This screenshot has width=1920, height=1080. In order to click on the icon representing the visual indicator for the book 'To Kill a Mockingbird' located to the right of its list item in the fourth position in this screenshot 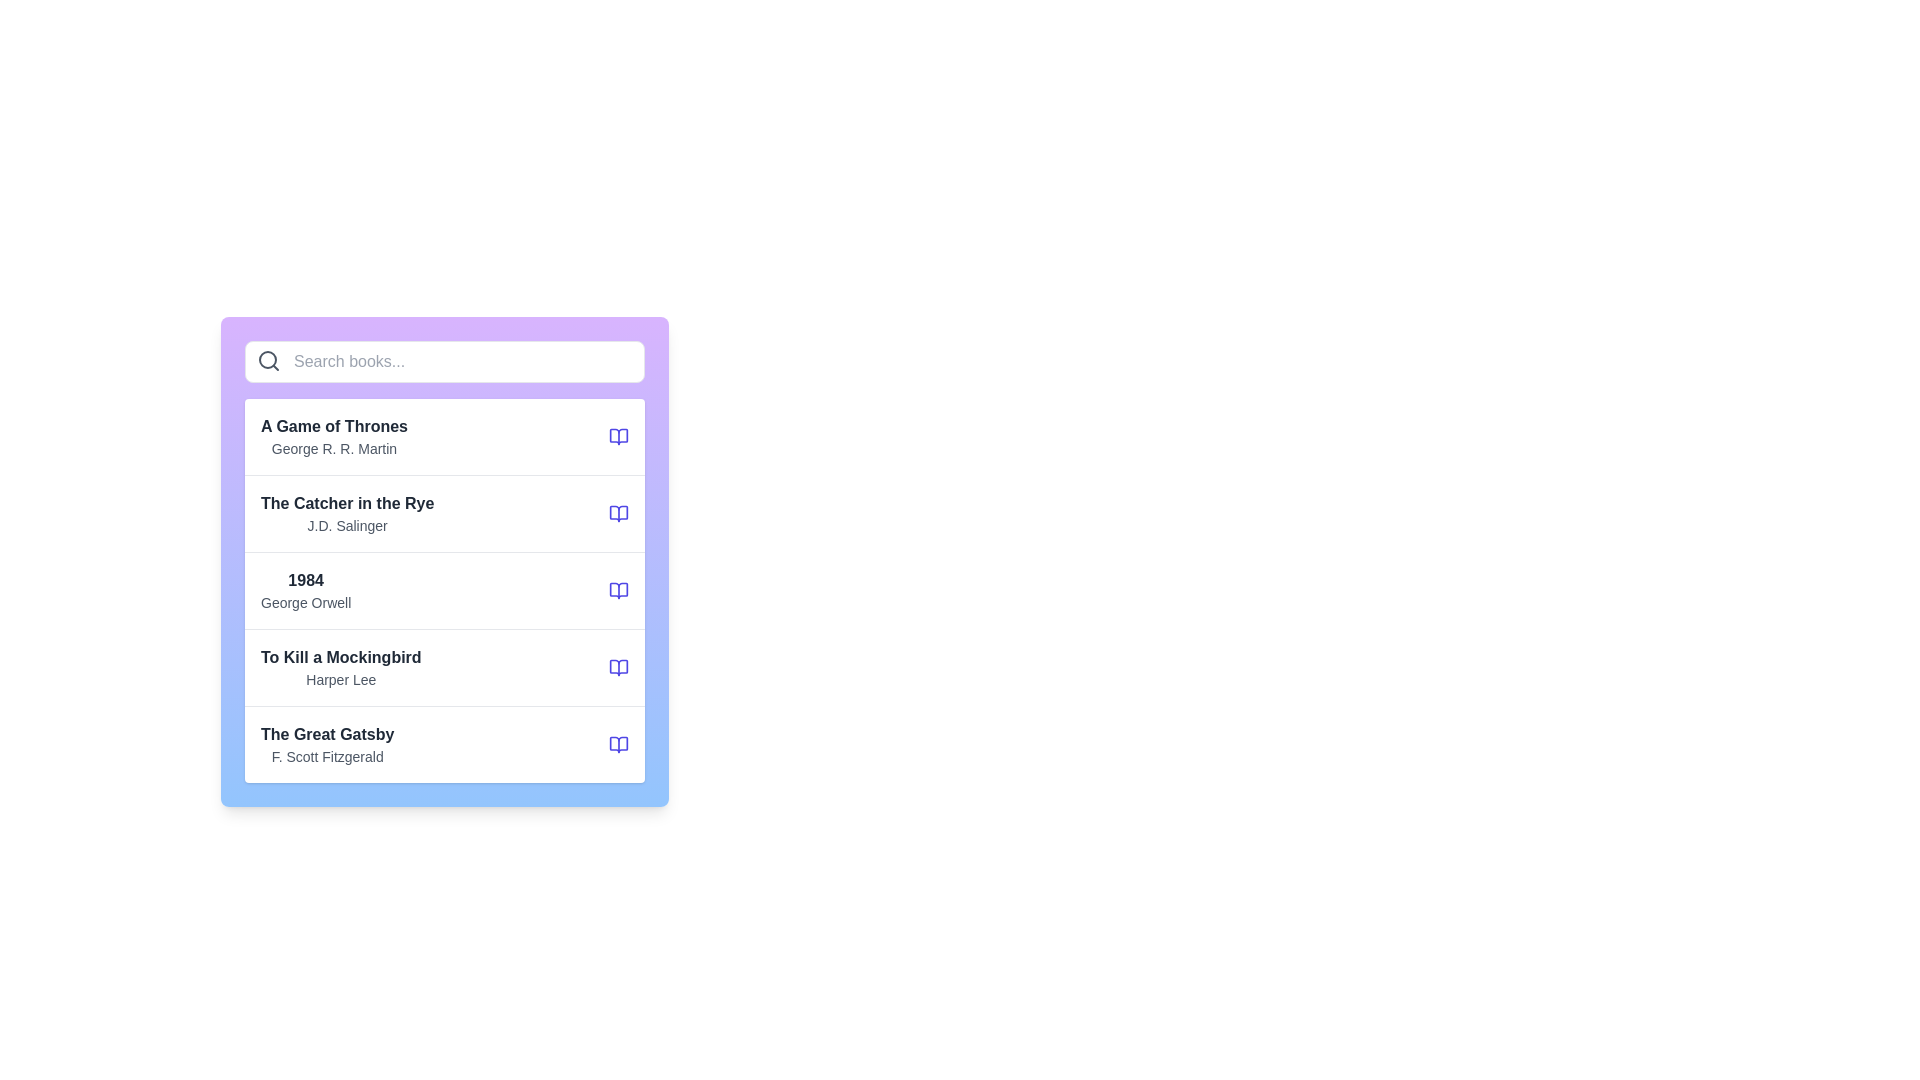, I will do `click(618, 667)`.